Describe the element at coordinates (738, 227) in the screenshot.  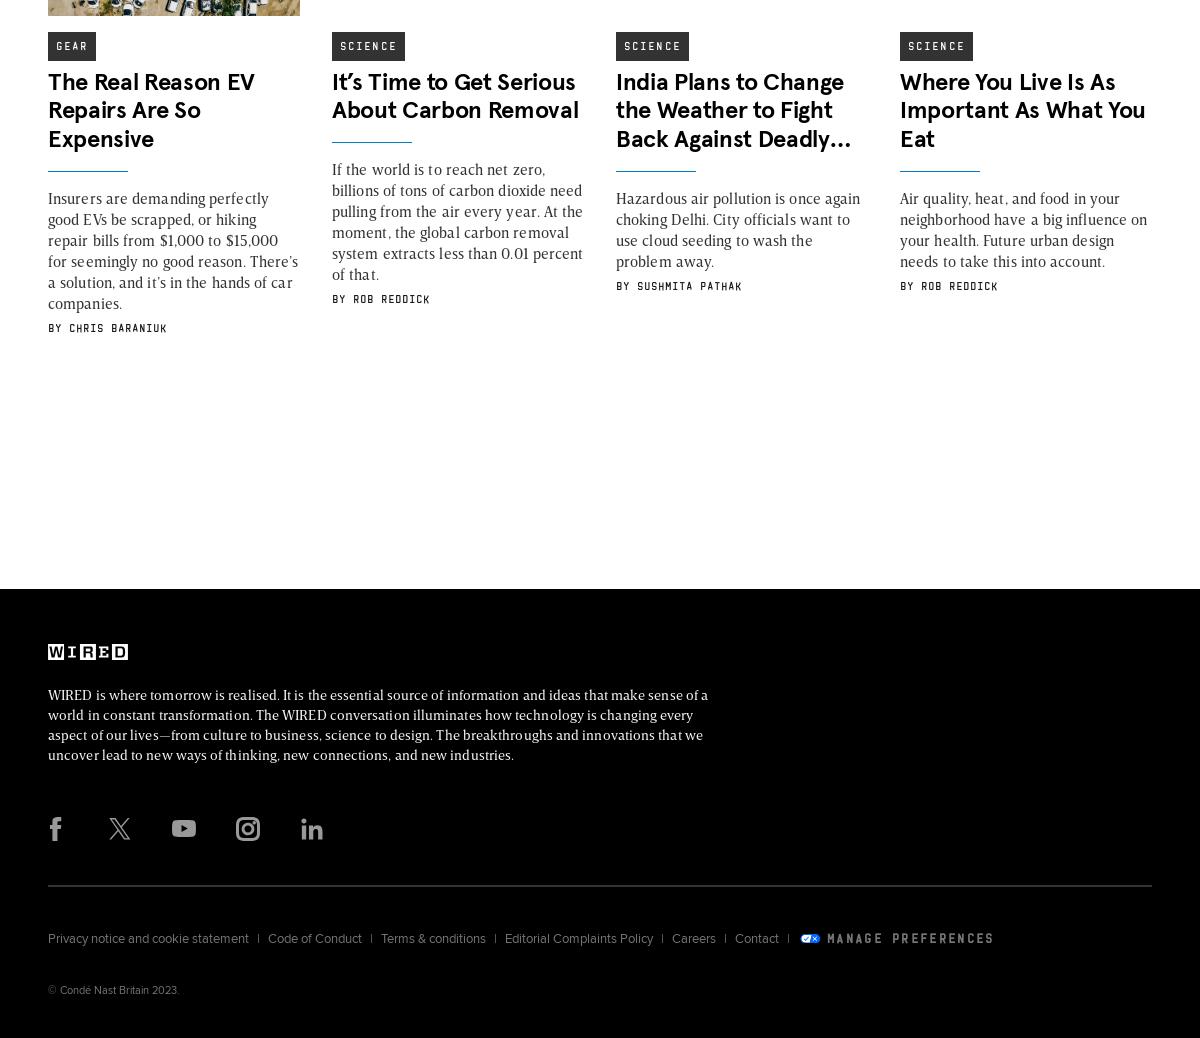
I see `'Hazardous air pollution is once again choking Delhi. City officials want to use cloud seeding to wash the problem away.'` at that location.